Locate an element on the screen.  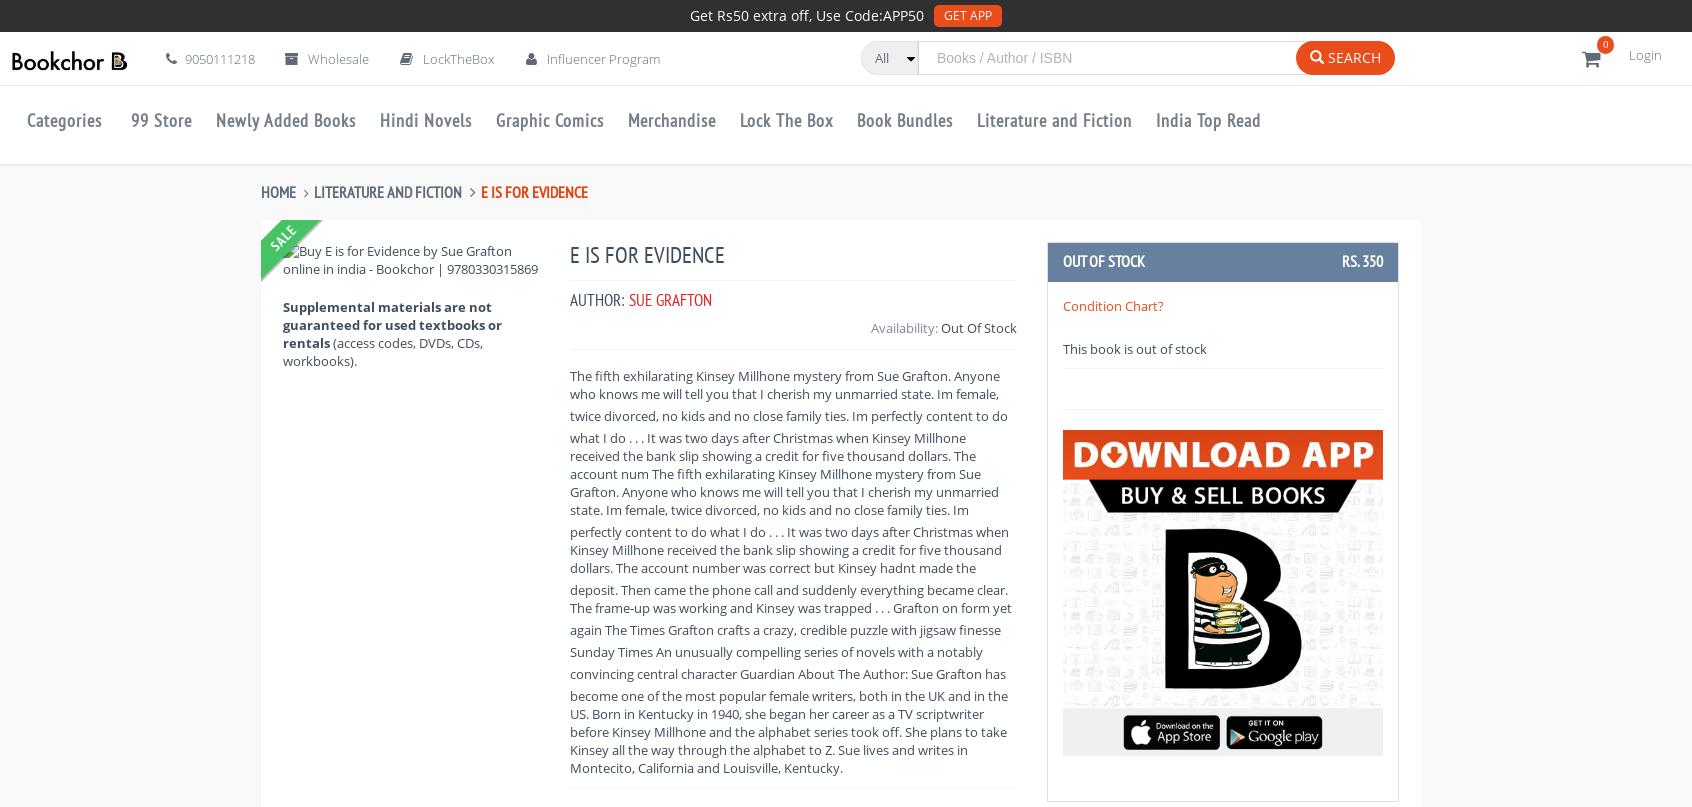
'India Top Read' is located at coordinates (1208, 119).